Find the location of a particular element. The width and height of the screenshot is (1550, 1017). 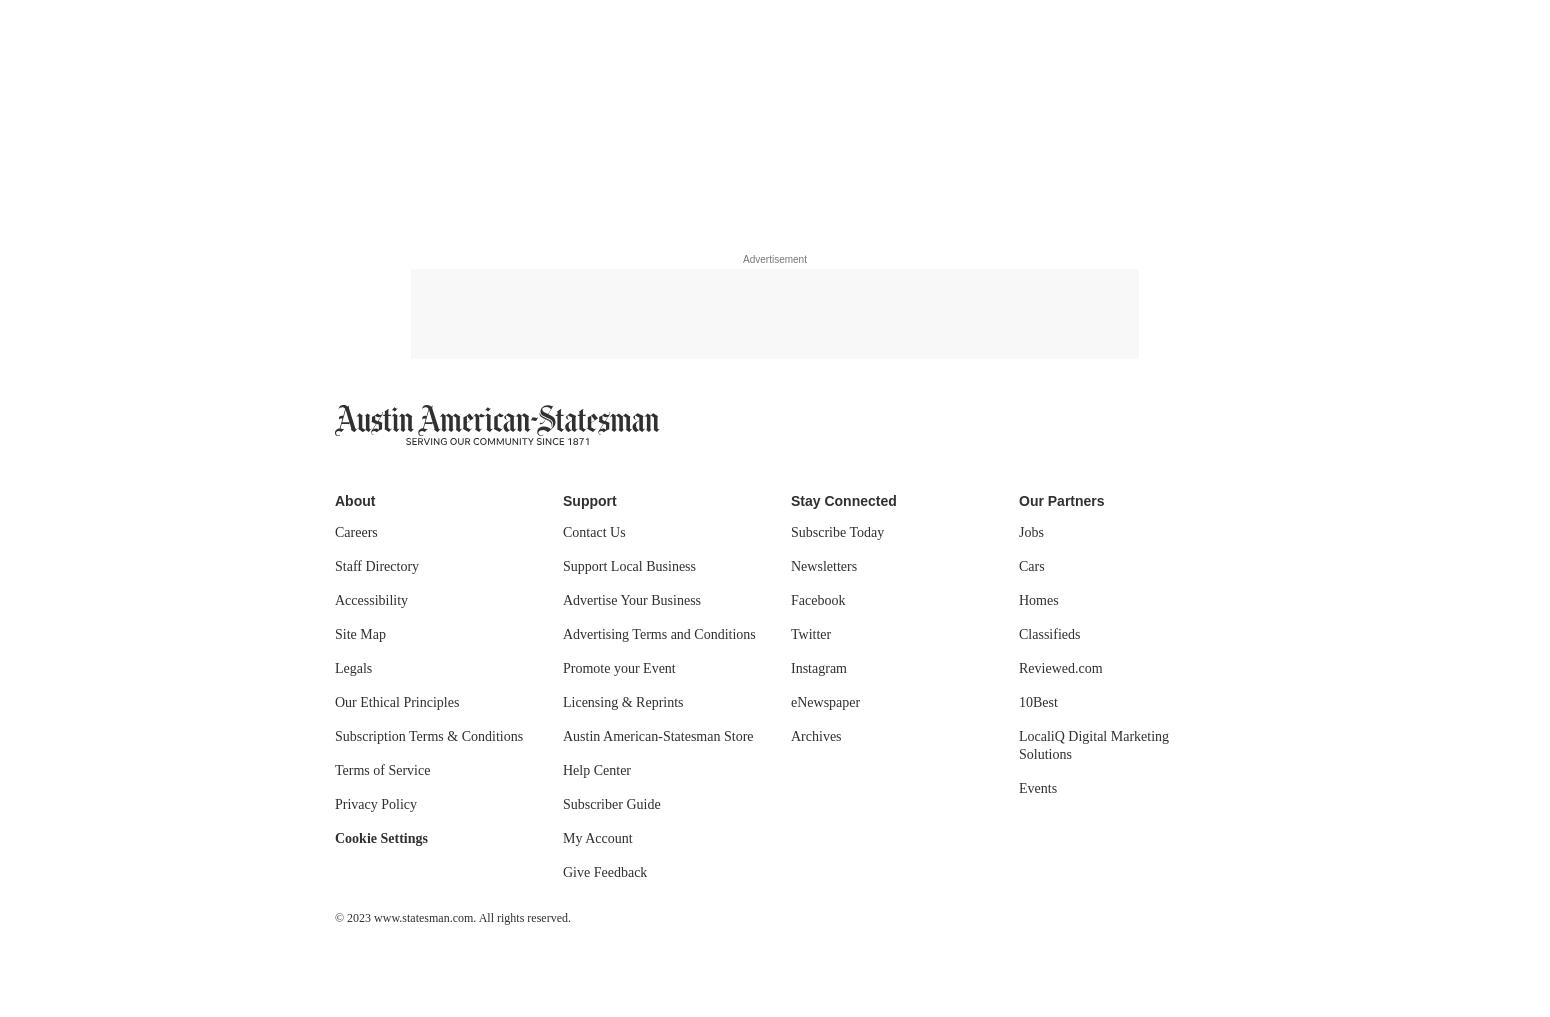

'Facebook' is located at coordinates (789, 599).